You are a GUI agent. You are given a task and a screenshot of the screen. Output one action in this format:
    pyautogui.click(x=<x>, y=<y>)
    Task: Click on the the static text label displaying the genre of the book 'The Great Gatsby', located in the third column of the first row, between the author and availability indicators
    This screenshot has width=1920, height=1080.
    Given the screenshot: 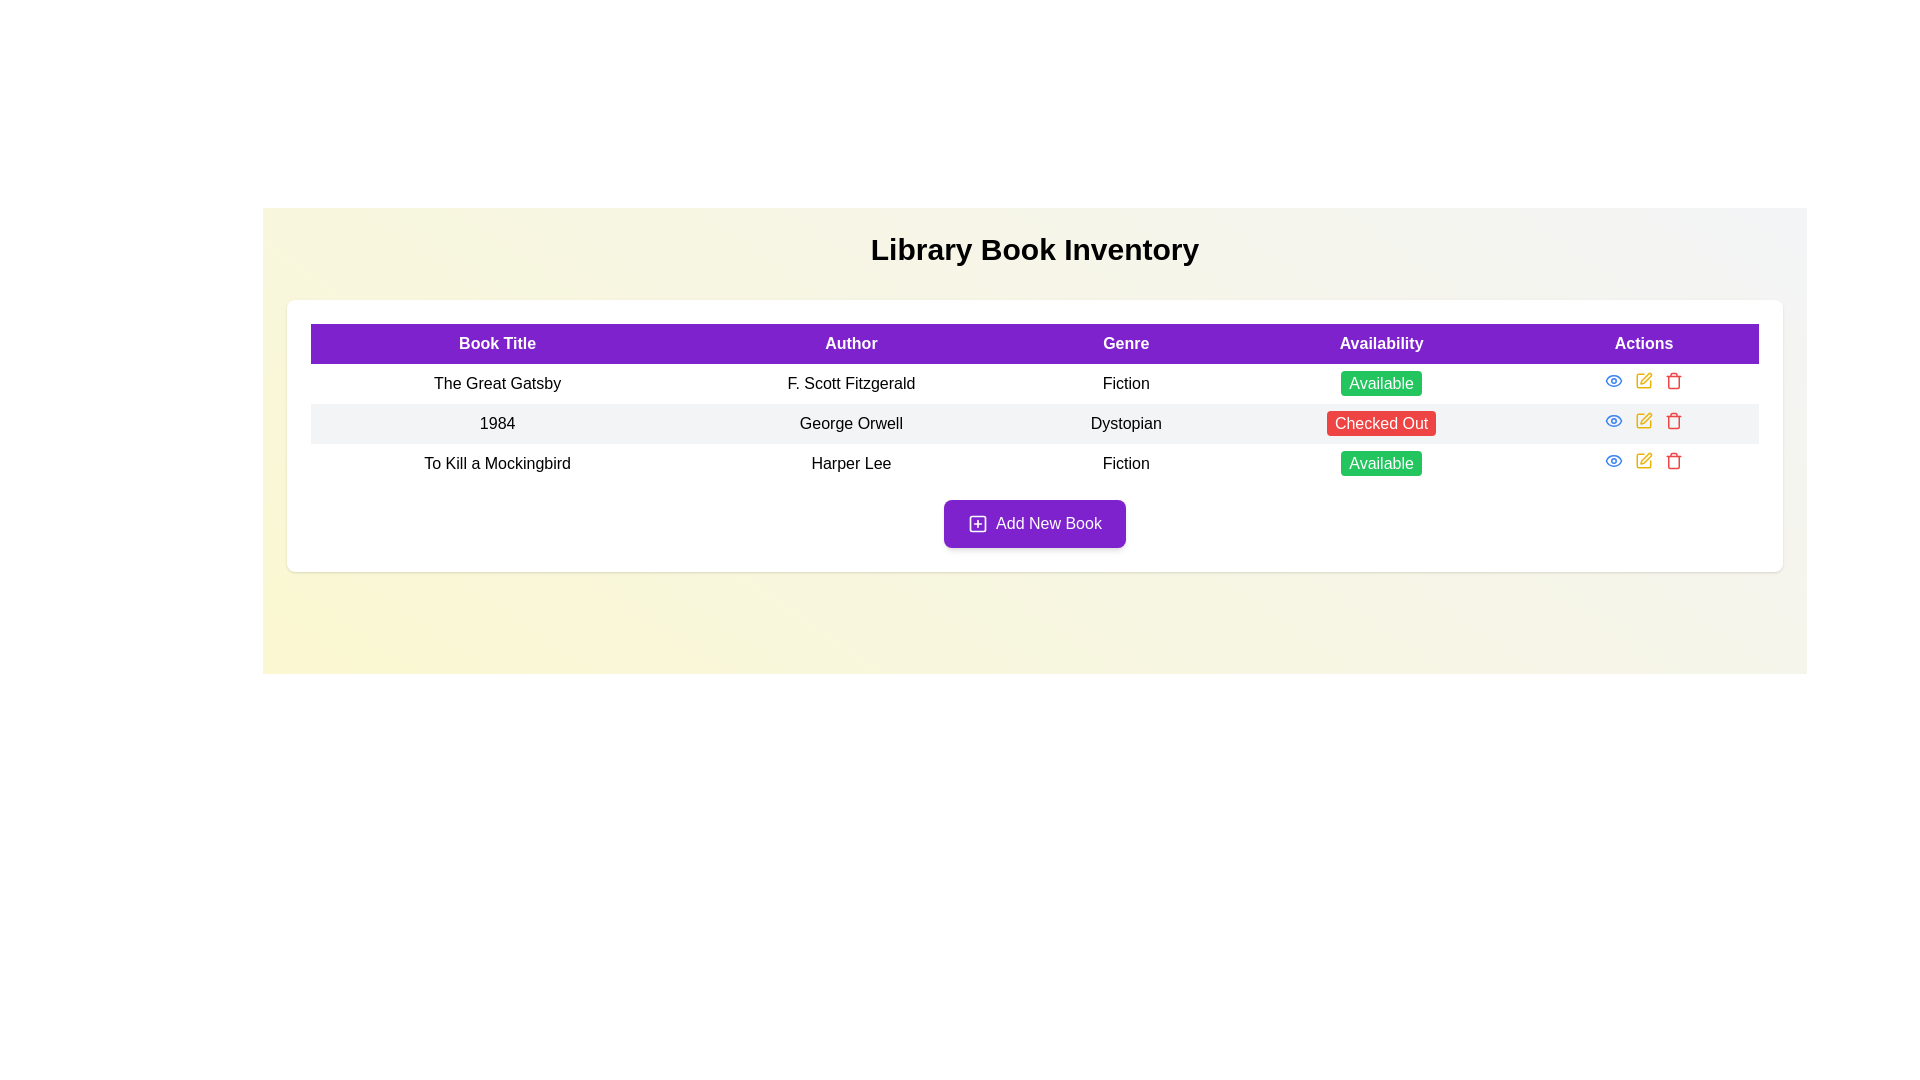 What is the action you would take?
    pyautogui.click(x=1126, y=384)
    